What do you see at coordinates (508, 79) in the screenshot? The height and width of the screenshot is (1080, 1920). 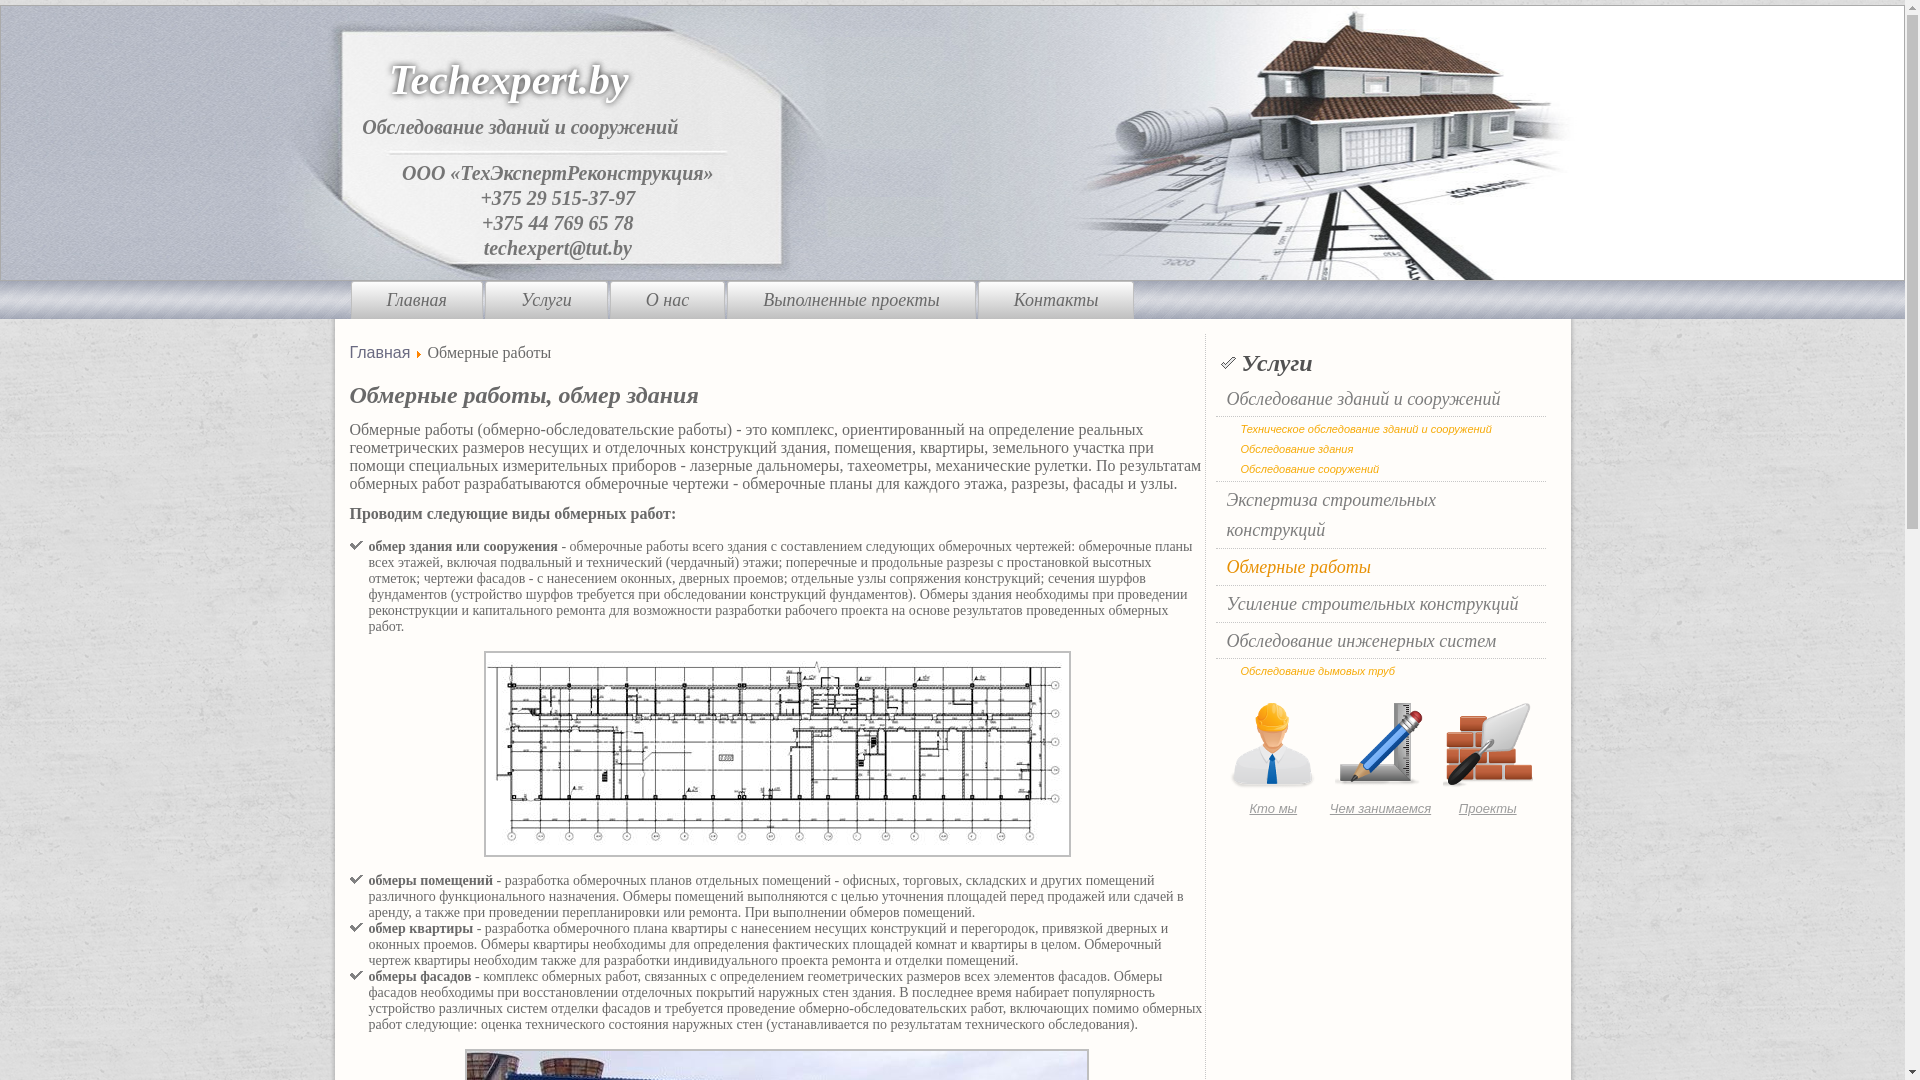 I see `'Techexpert.by'` at bounding box center [508, 79].